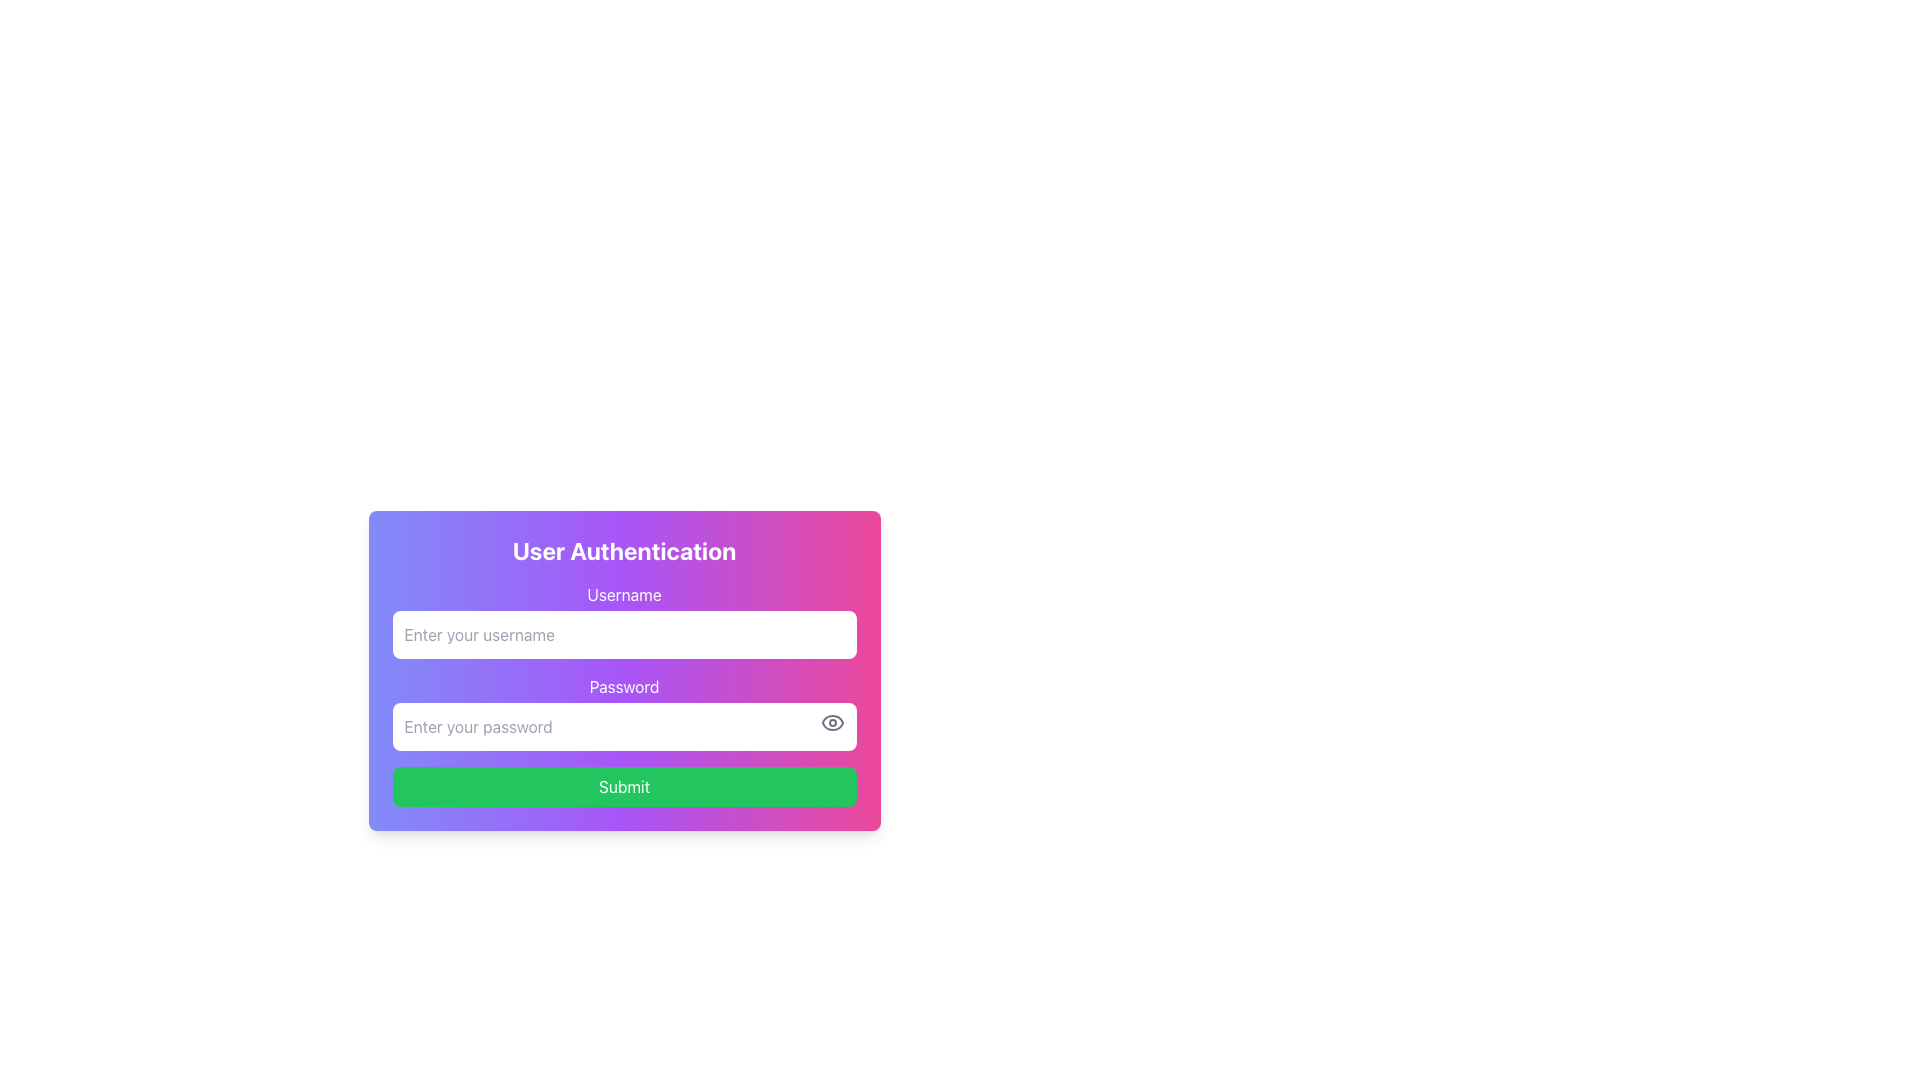  What do you see at coordinates (623, 593) in the screenshot?
I see `the Text Label that indicates the purpose of the username input field, positioned above the username input box in the top left quadrant of the main dialog box` at bounding box center [623, 593].